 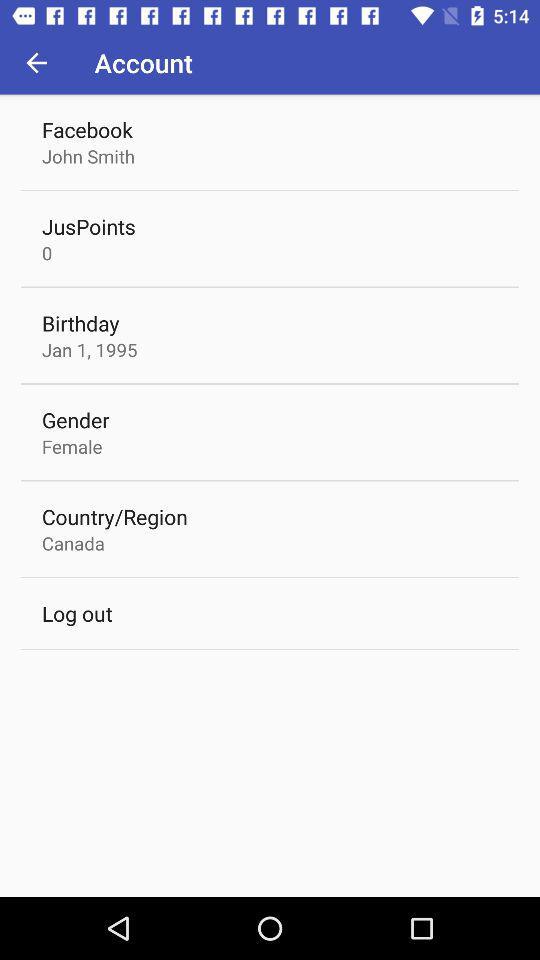 I want to click on icon above facebook icon, so click(x=36, y=62).